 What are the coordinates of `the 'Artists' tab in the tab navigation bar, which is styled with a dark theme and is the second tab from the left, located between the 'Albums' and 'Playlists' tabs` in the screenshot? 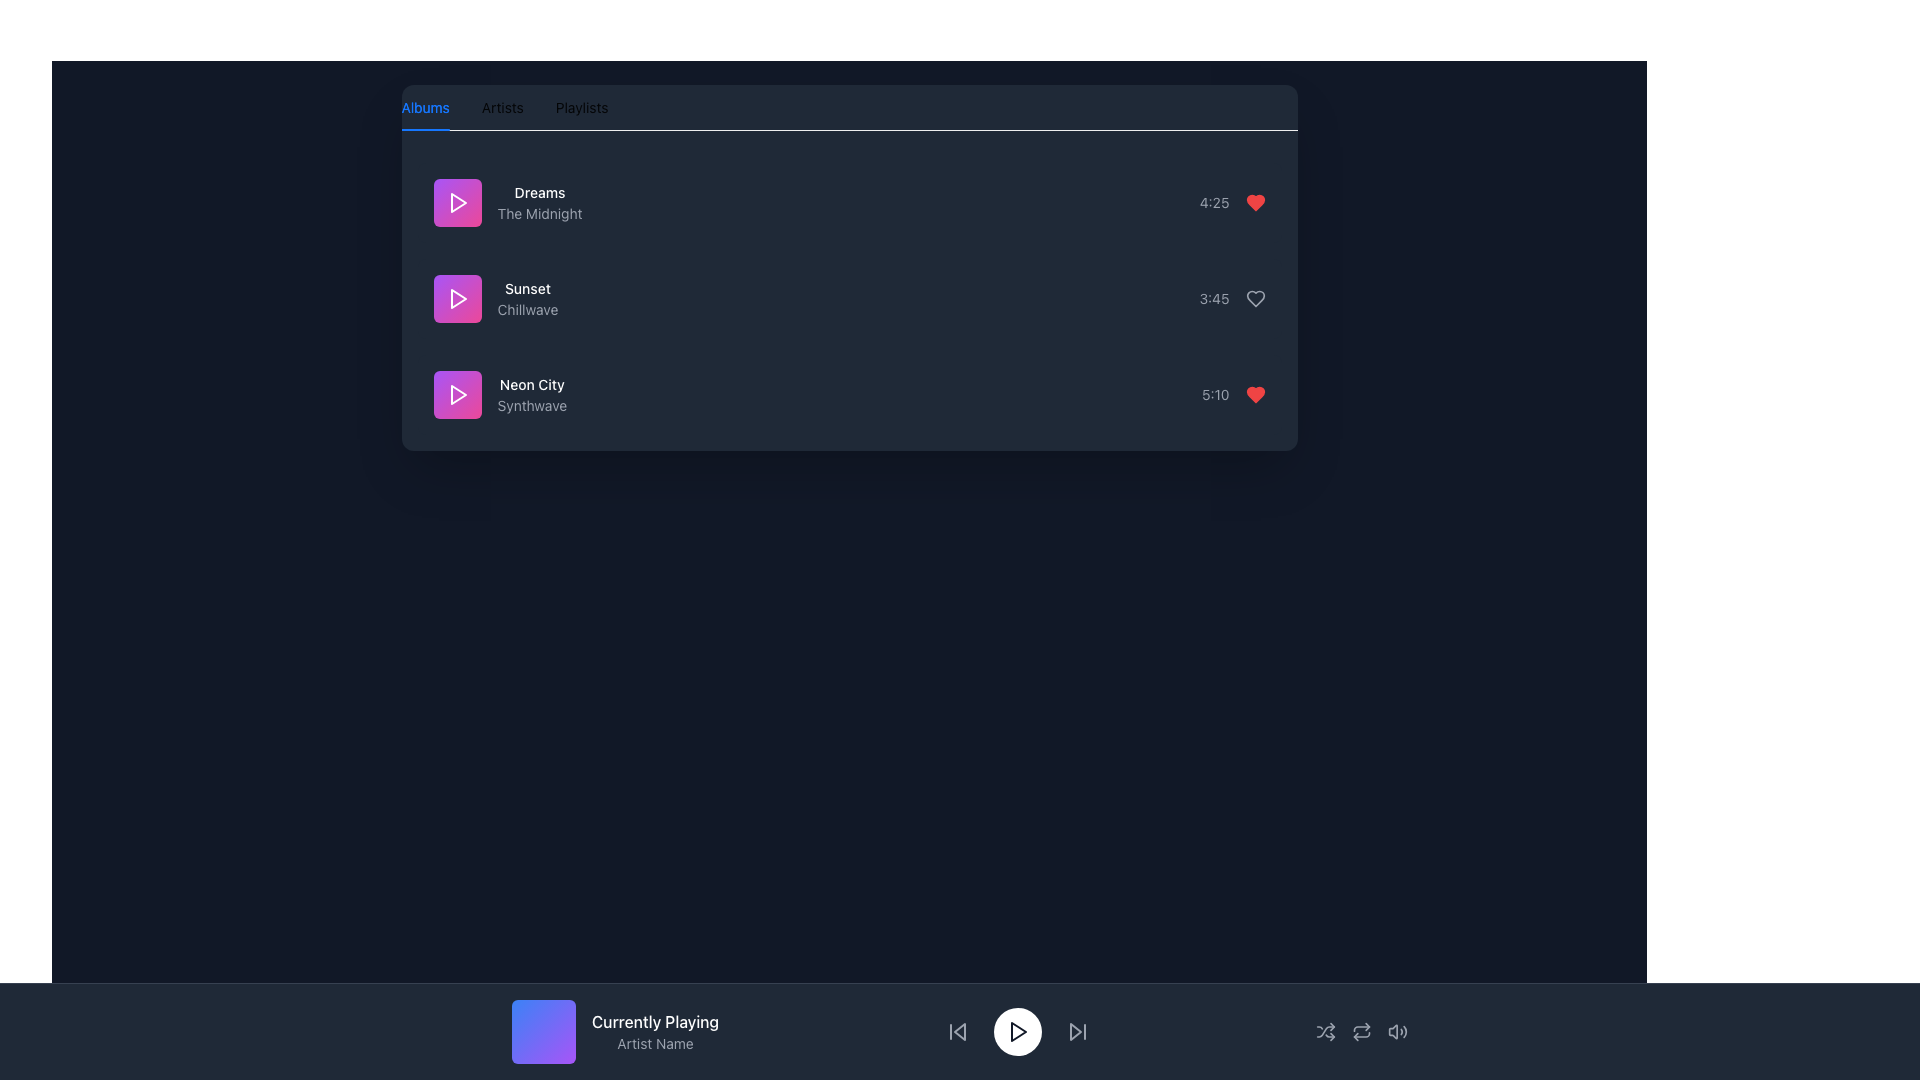 It's located at (504, 108).